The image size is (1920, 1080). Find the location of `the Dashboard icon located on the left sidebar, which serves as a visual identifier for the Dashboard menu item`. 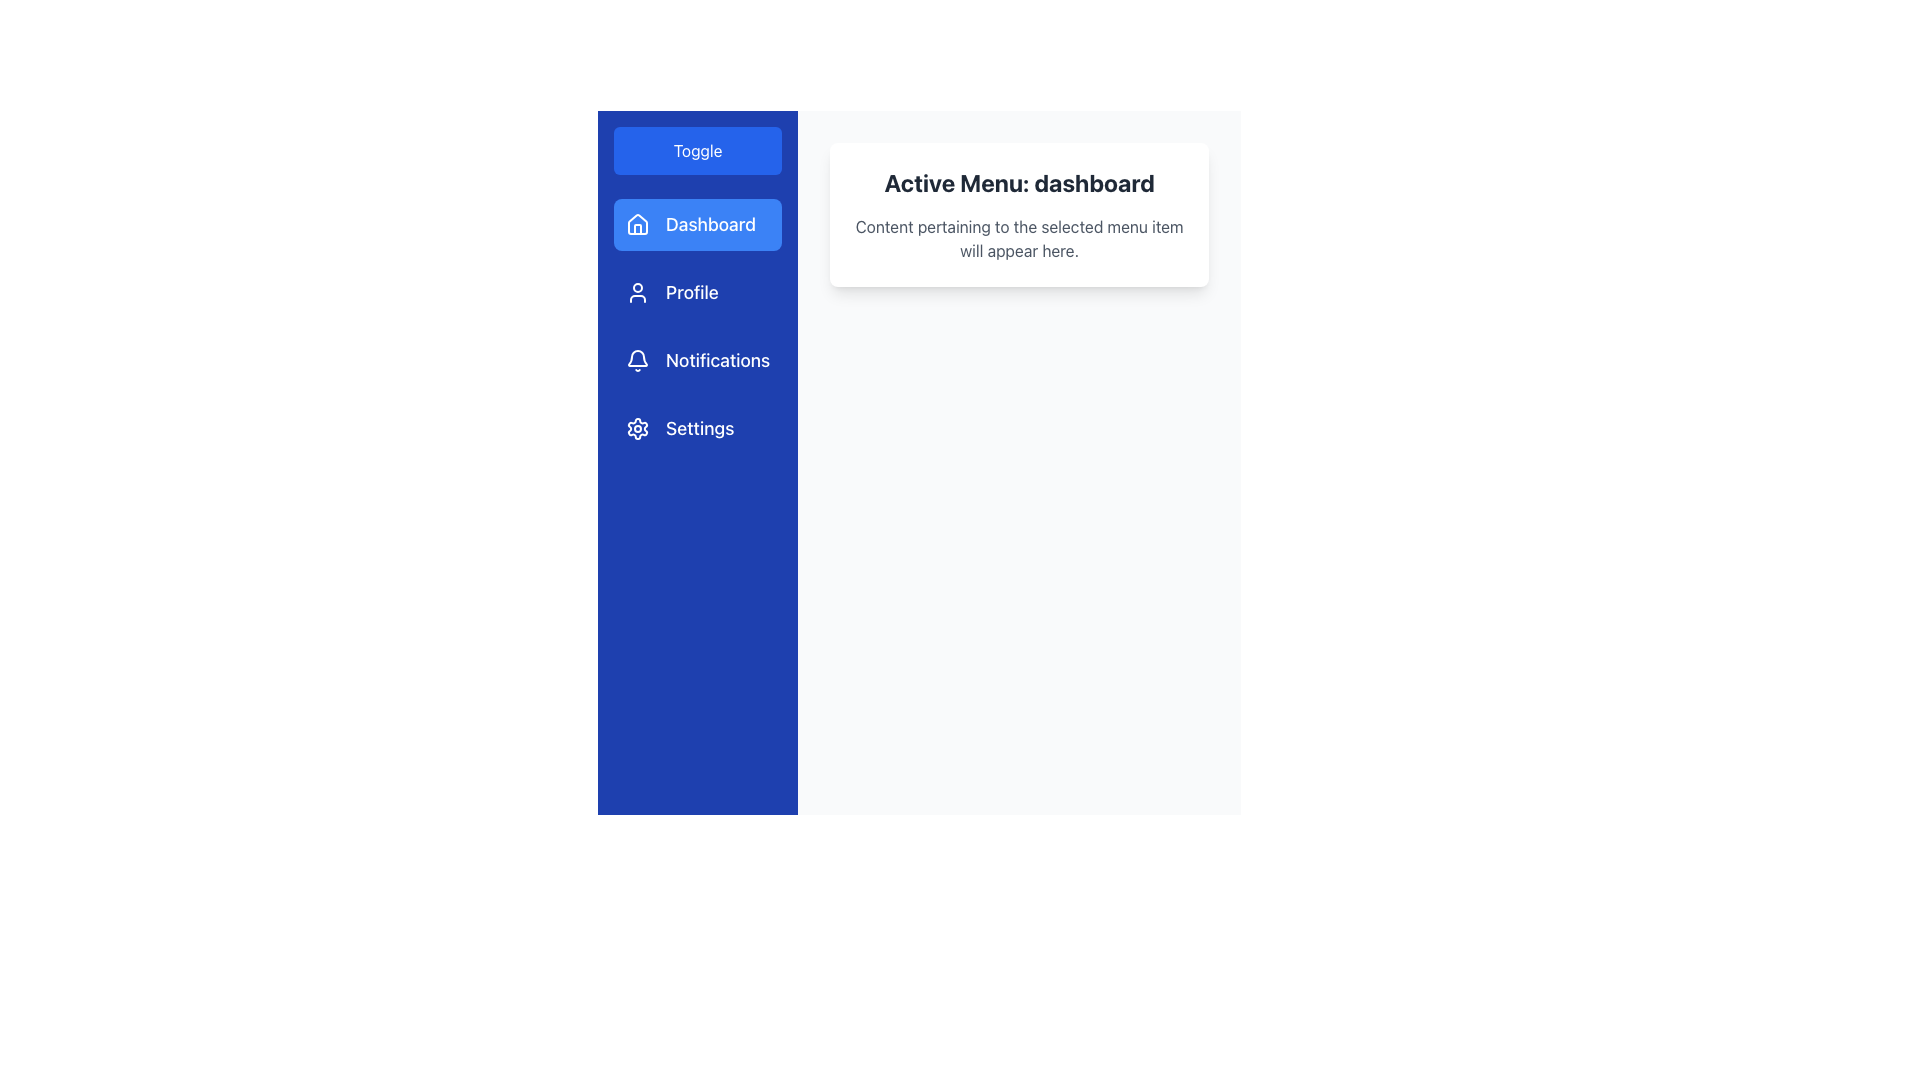

the Dashboard icon located on the left sidebar, which serves as a visual identifier for the Dashboard menu item is located at coordinates (637, 223).